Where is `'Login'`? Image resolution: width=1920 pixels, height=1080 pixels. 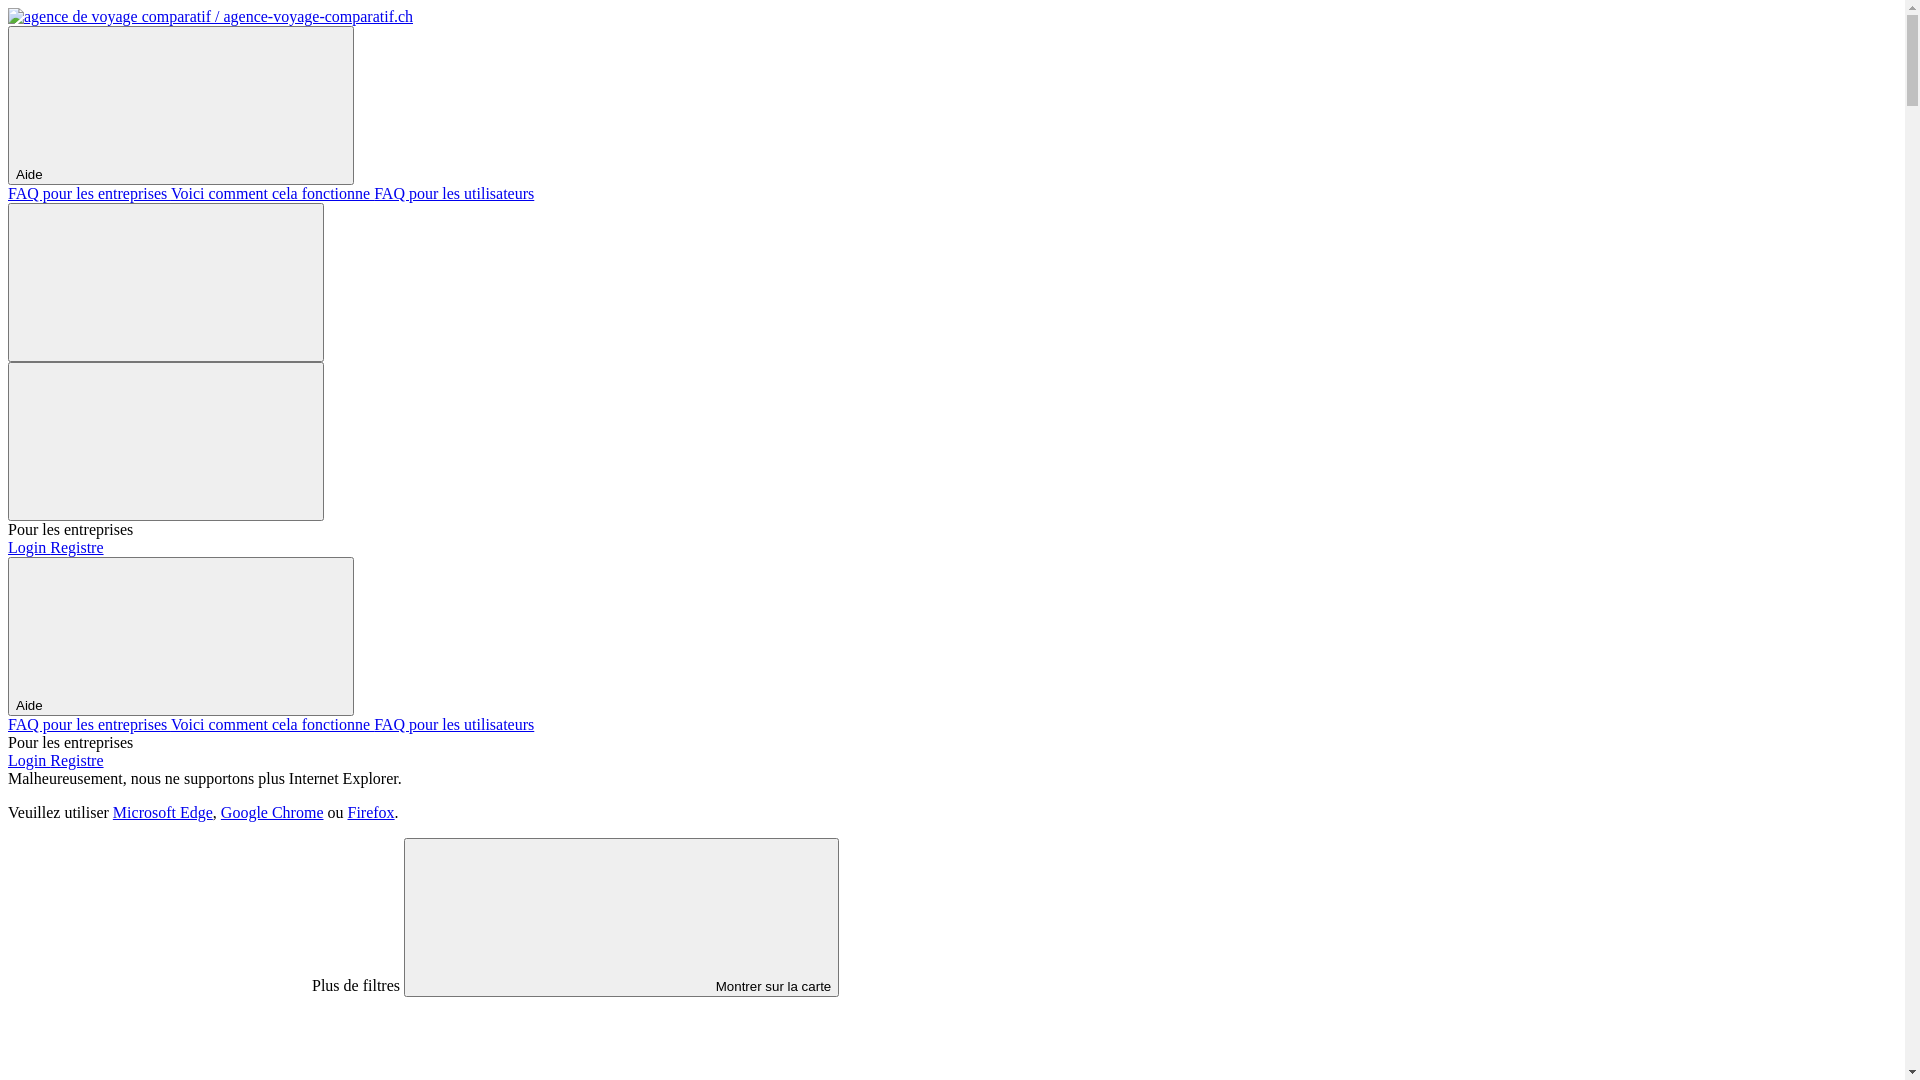
'Login' is located at coordinates (28, 760).